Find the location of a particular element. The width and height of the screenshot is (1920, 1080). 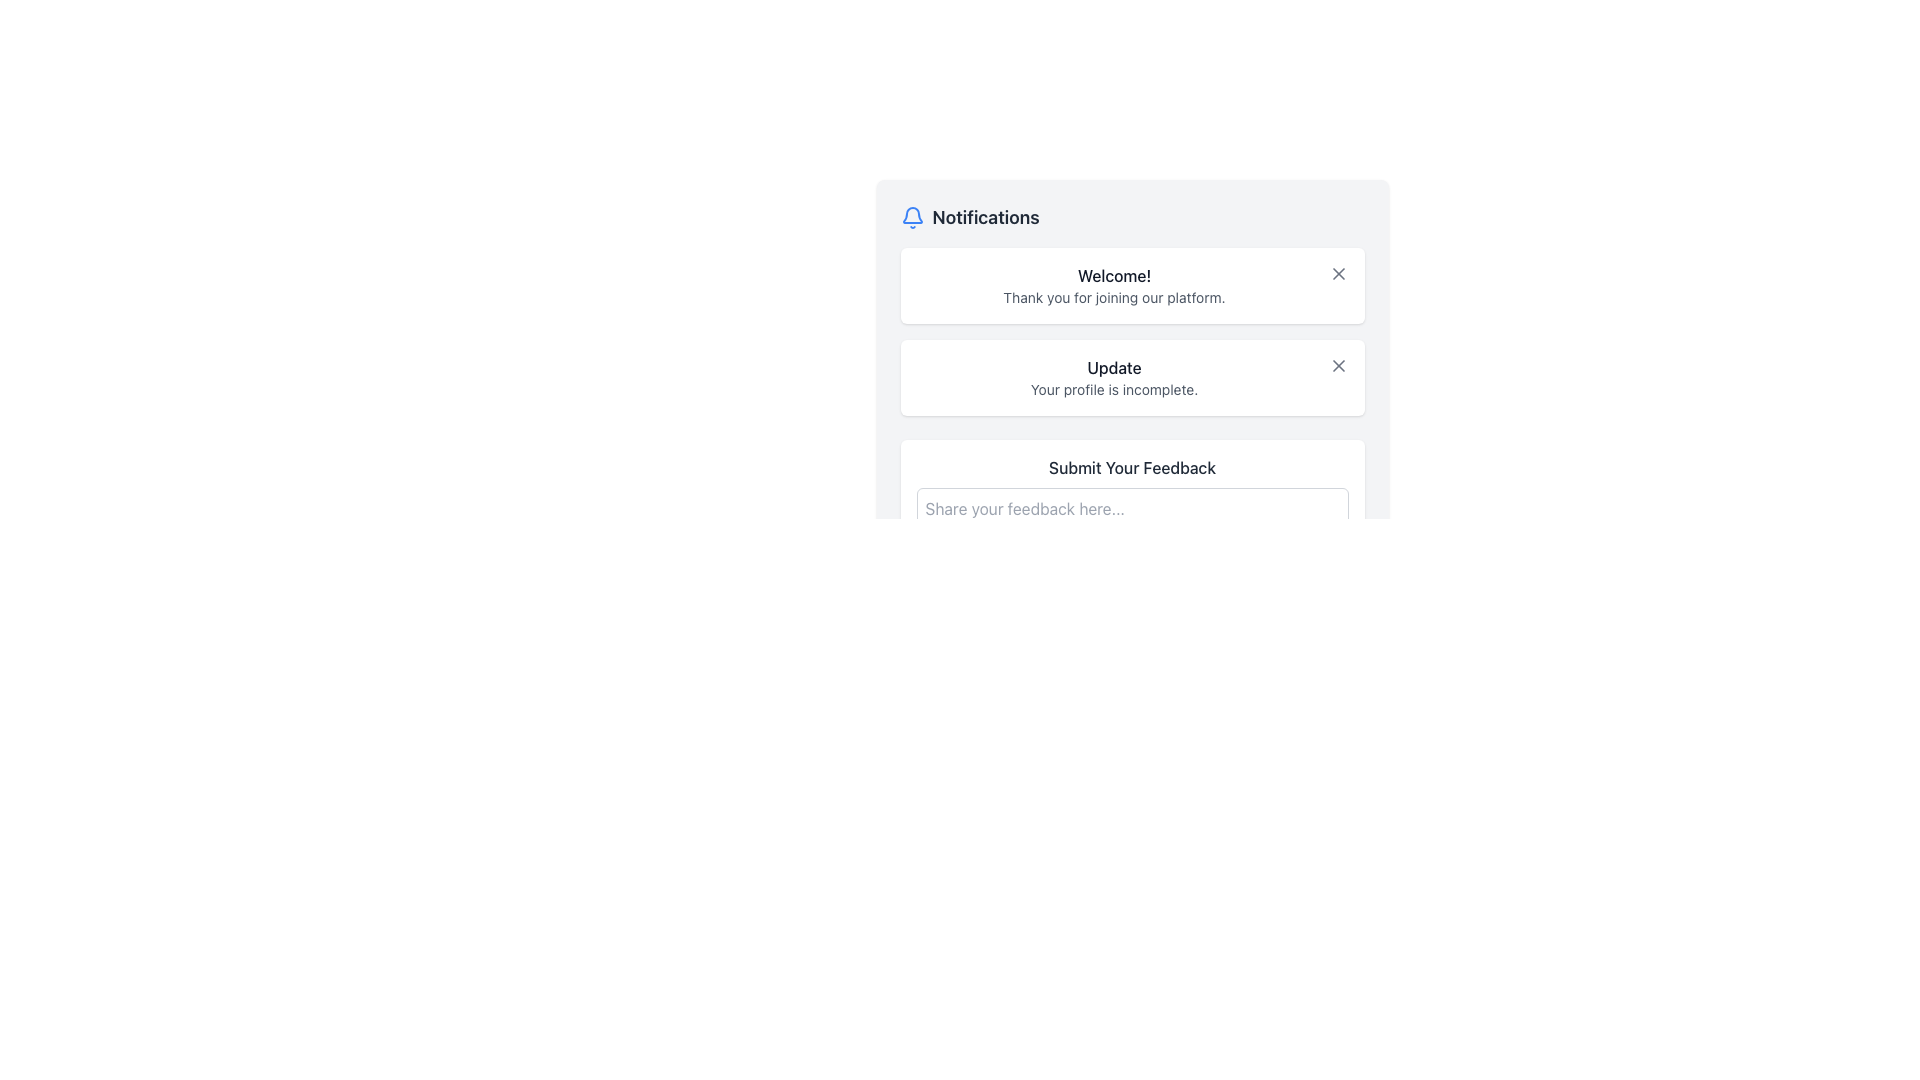

the blue notification bell icon located to the left of the 'Notifications' text in the panel header is located at coordinates (911, 218).